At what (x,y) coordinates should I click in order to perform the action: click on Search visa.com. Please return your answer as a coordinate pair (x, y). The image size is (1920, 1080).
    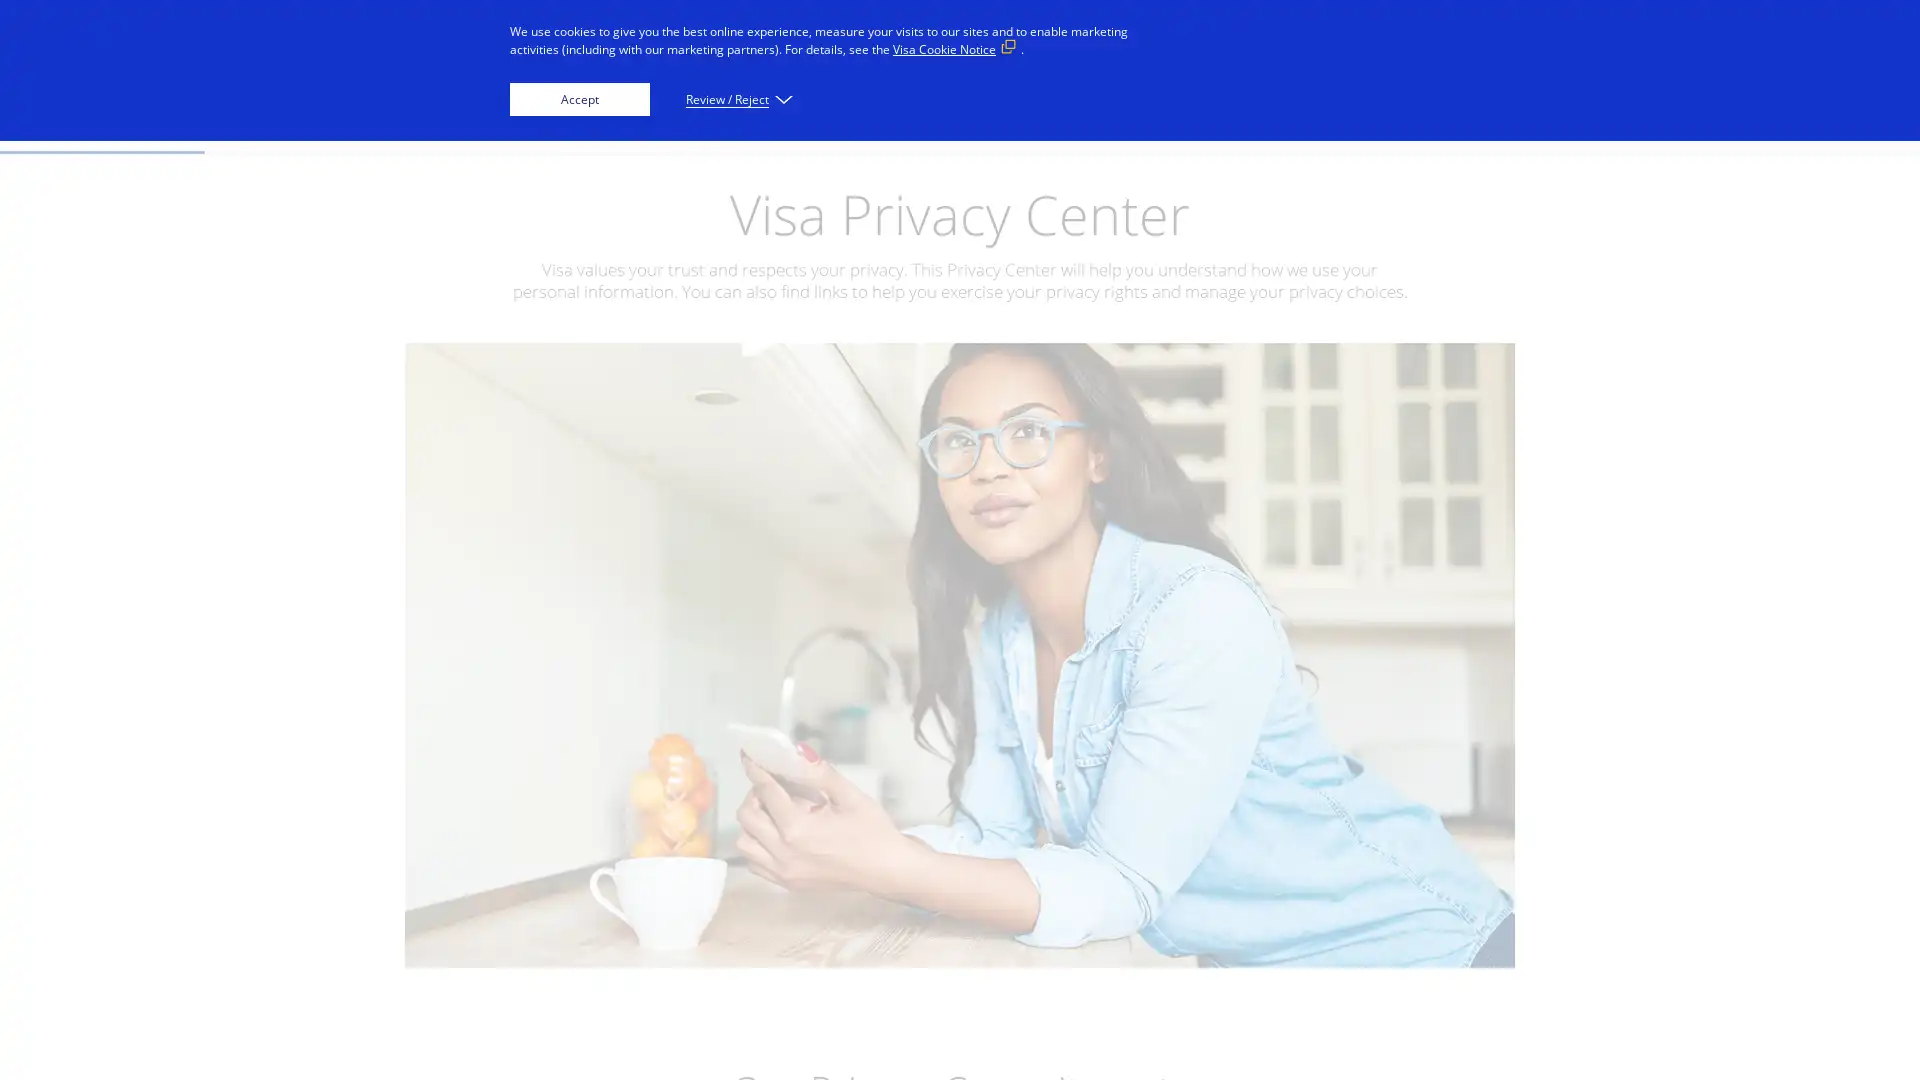
    Looking at the image, I should click on (1871, 53).